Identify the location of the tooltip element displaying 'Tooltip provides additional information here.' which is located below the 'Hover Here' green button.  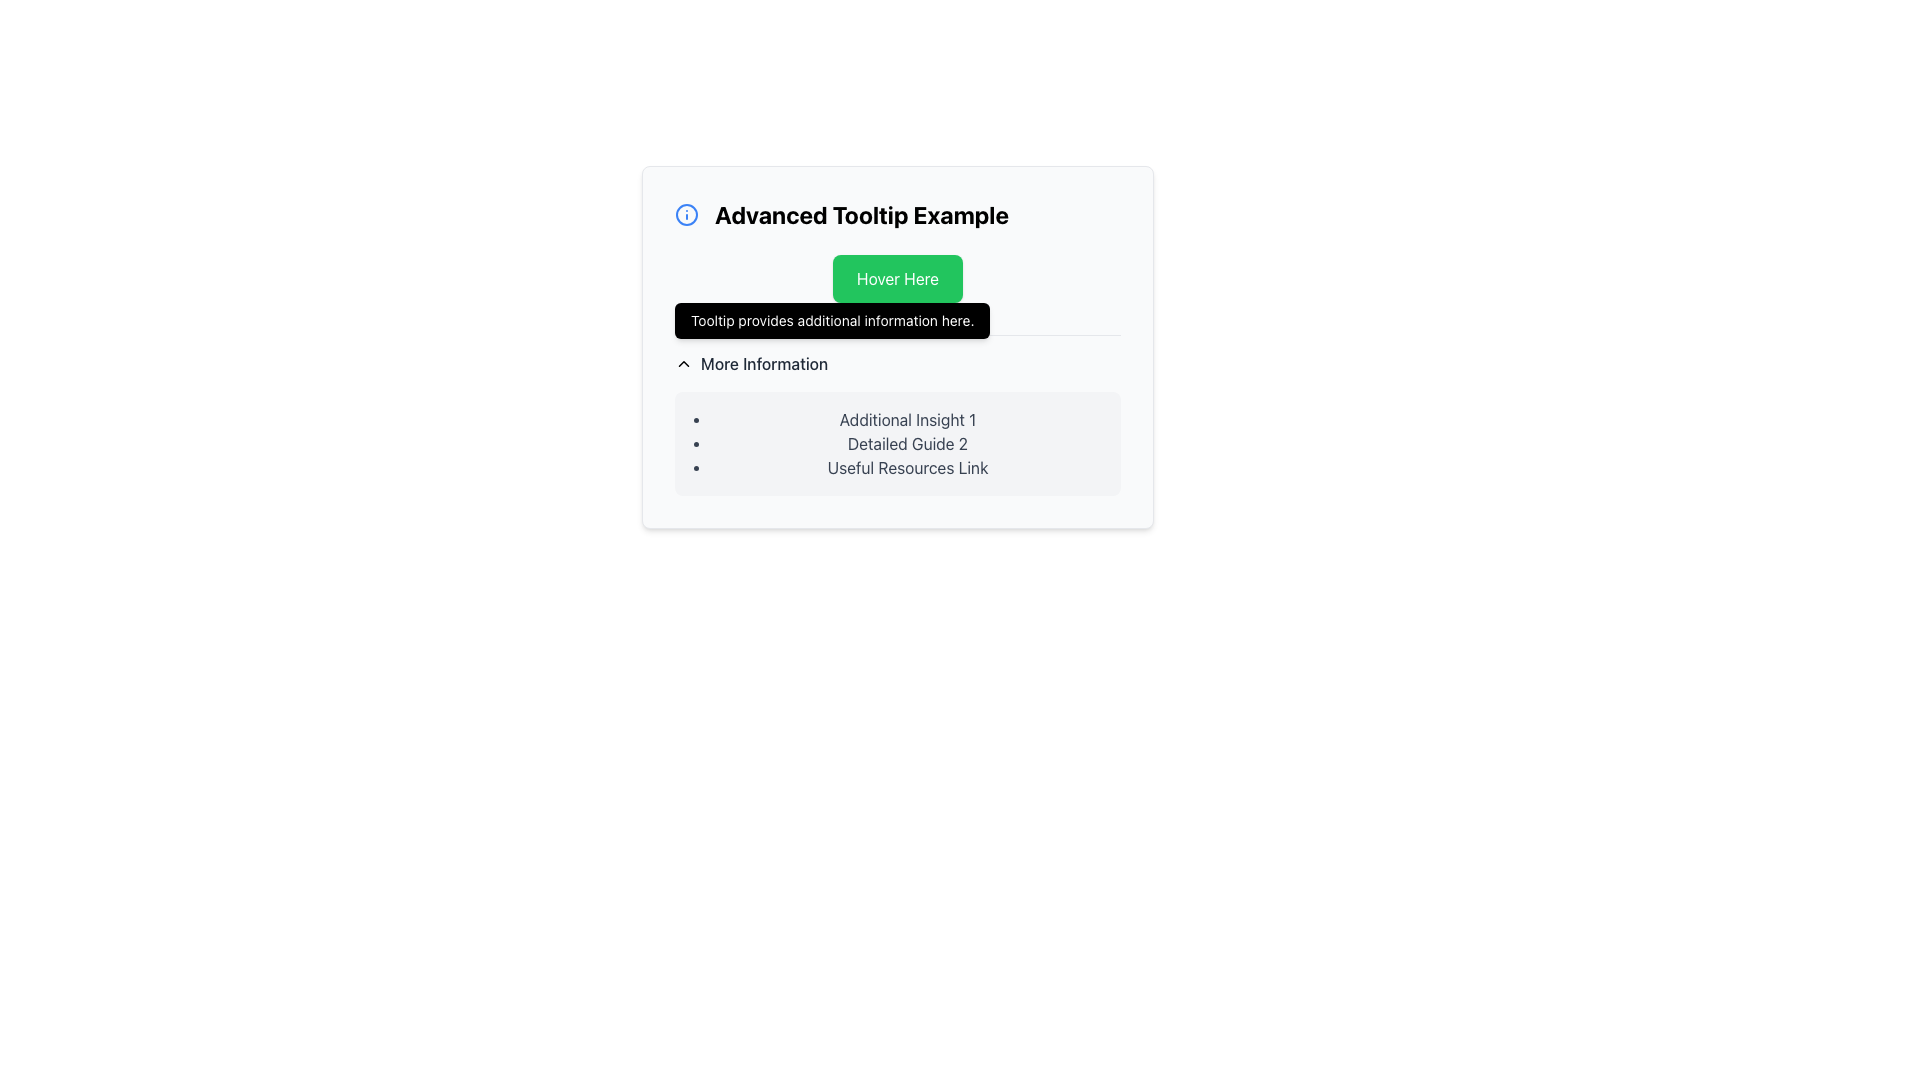
(832, 319).